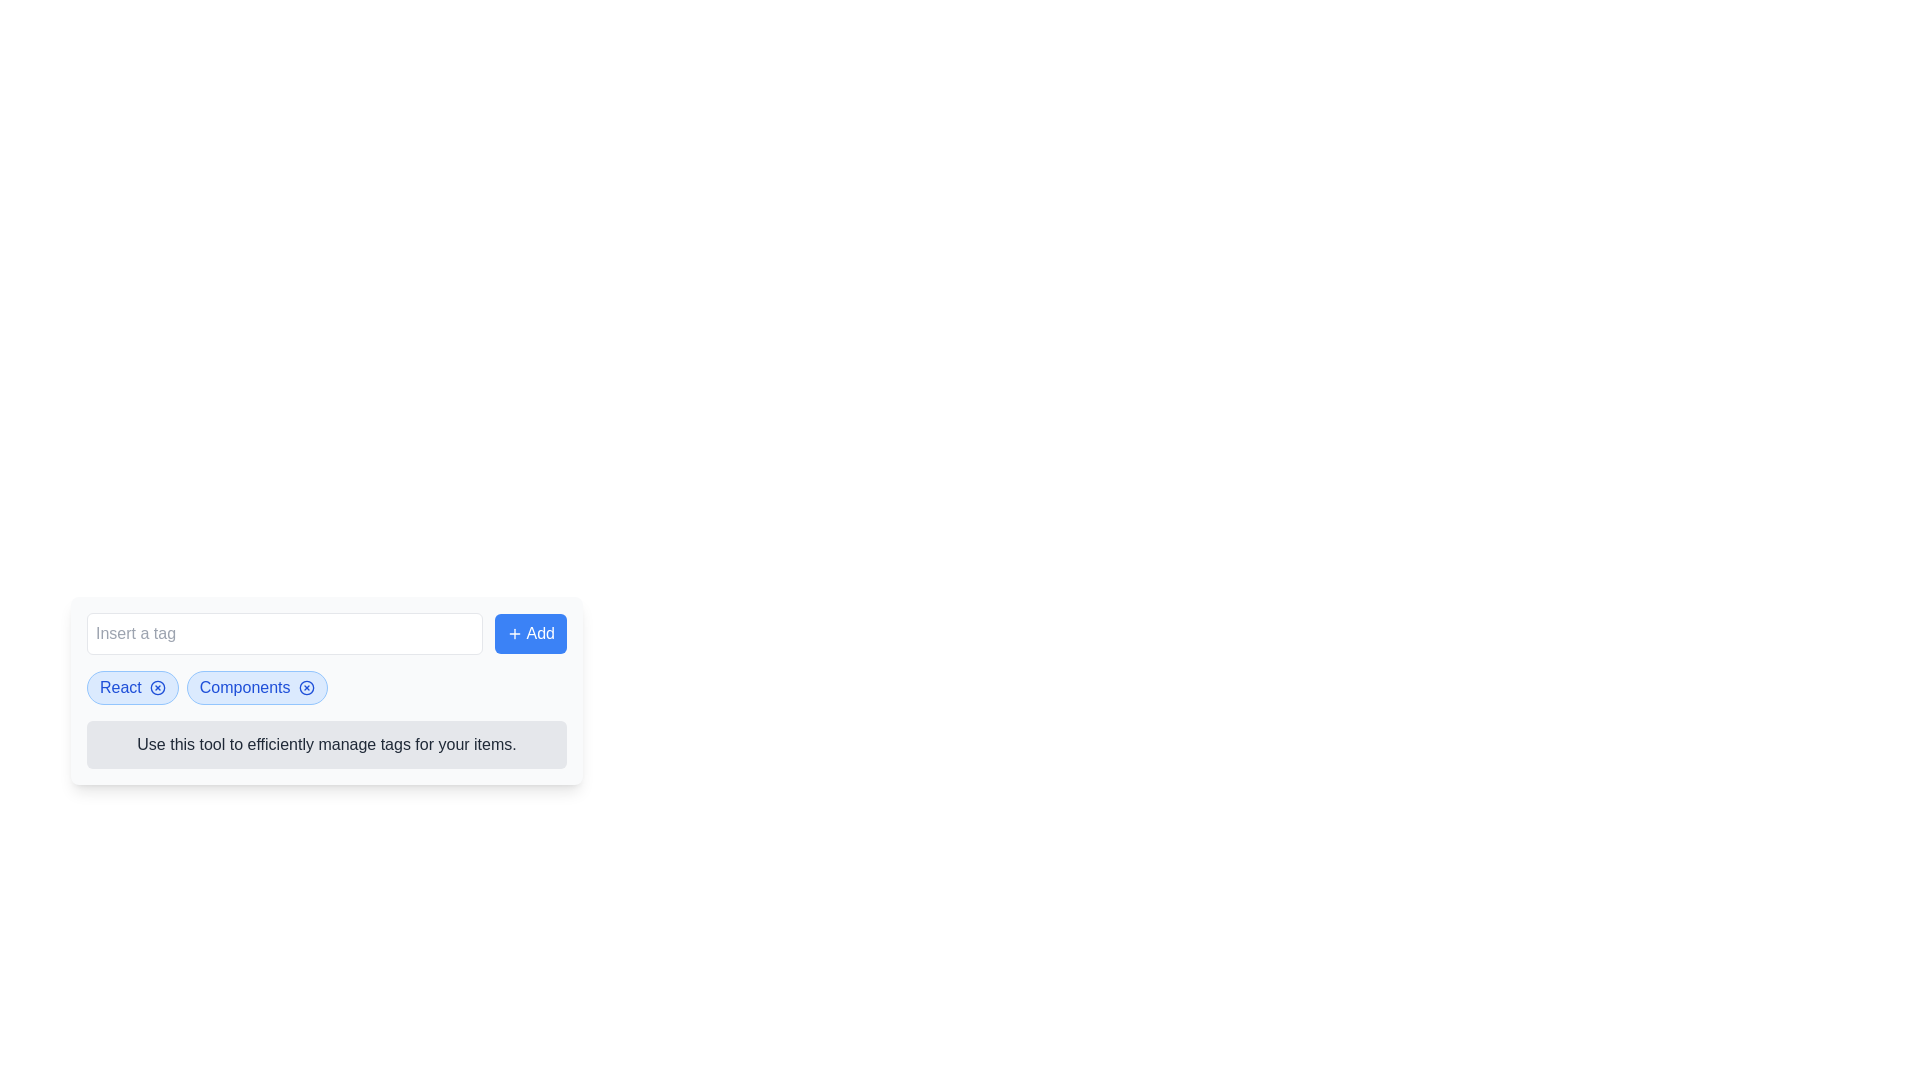 Image resolution: width=1920 pixels, height=1080 pixels. Describe the element at coordinates (530, 633) in the screenshot. I see `the '+ Add' button with a blue background and white text` at that location.